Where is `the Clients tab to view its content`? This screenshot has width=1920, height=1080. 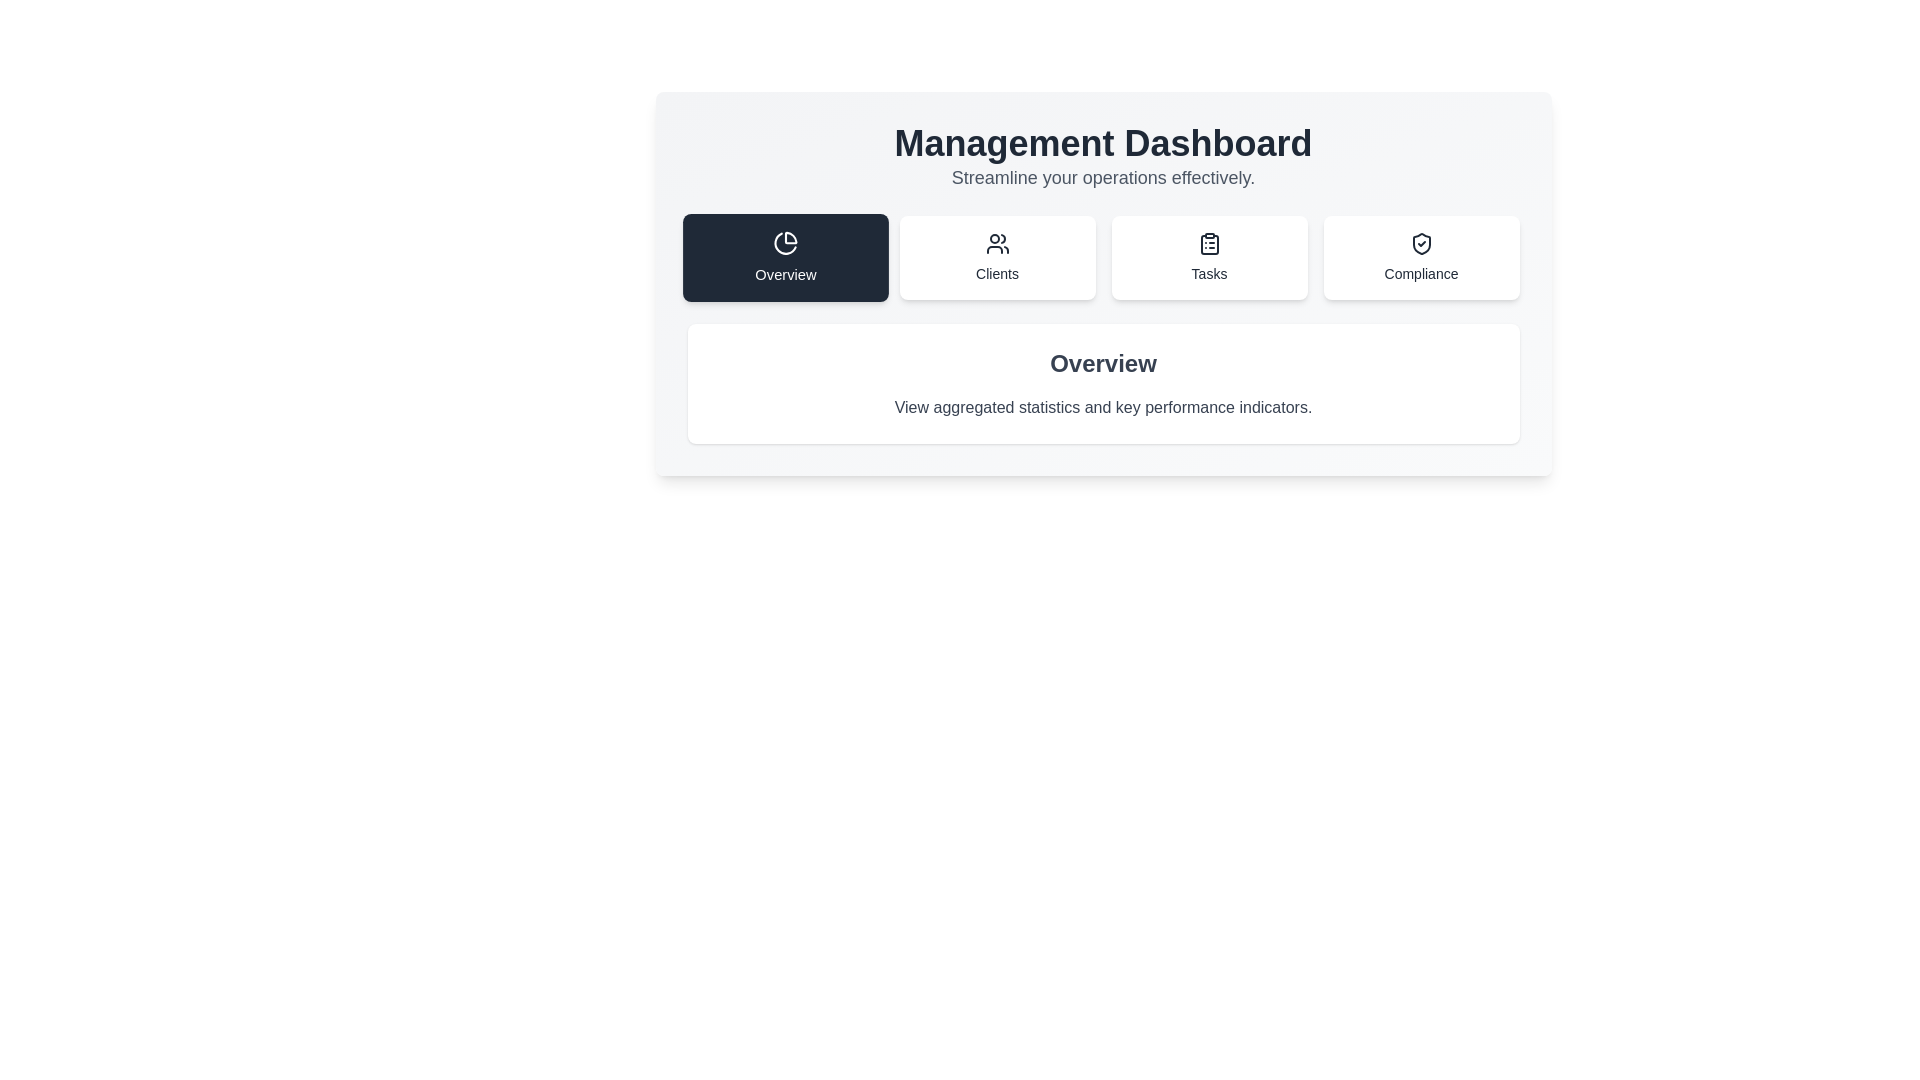 the Clients tab to view its content is located at coordinates (997, 257).